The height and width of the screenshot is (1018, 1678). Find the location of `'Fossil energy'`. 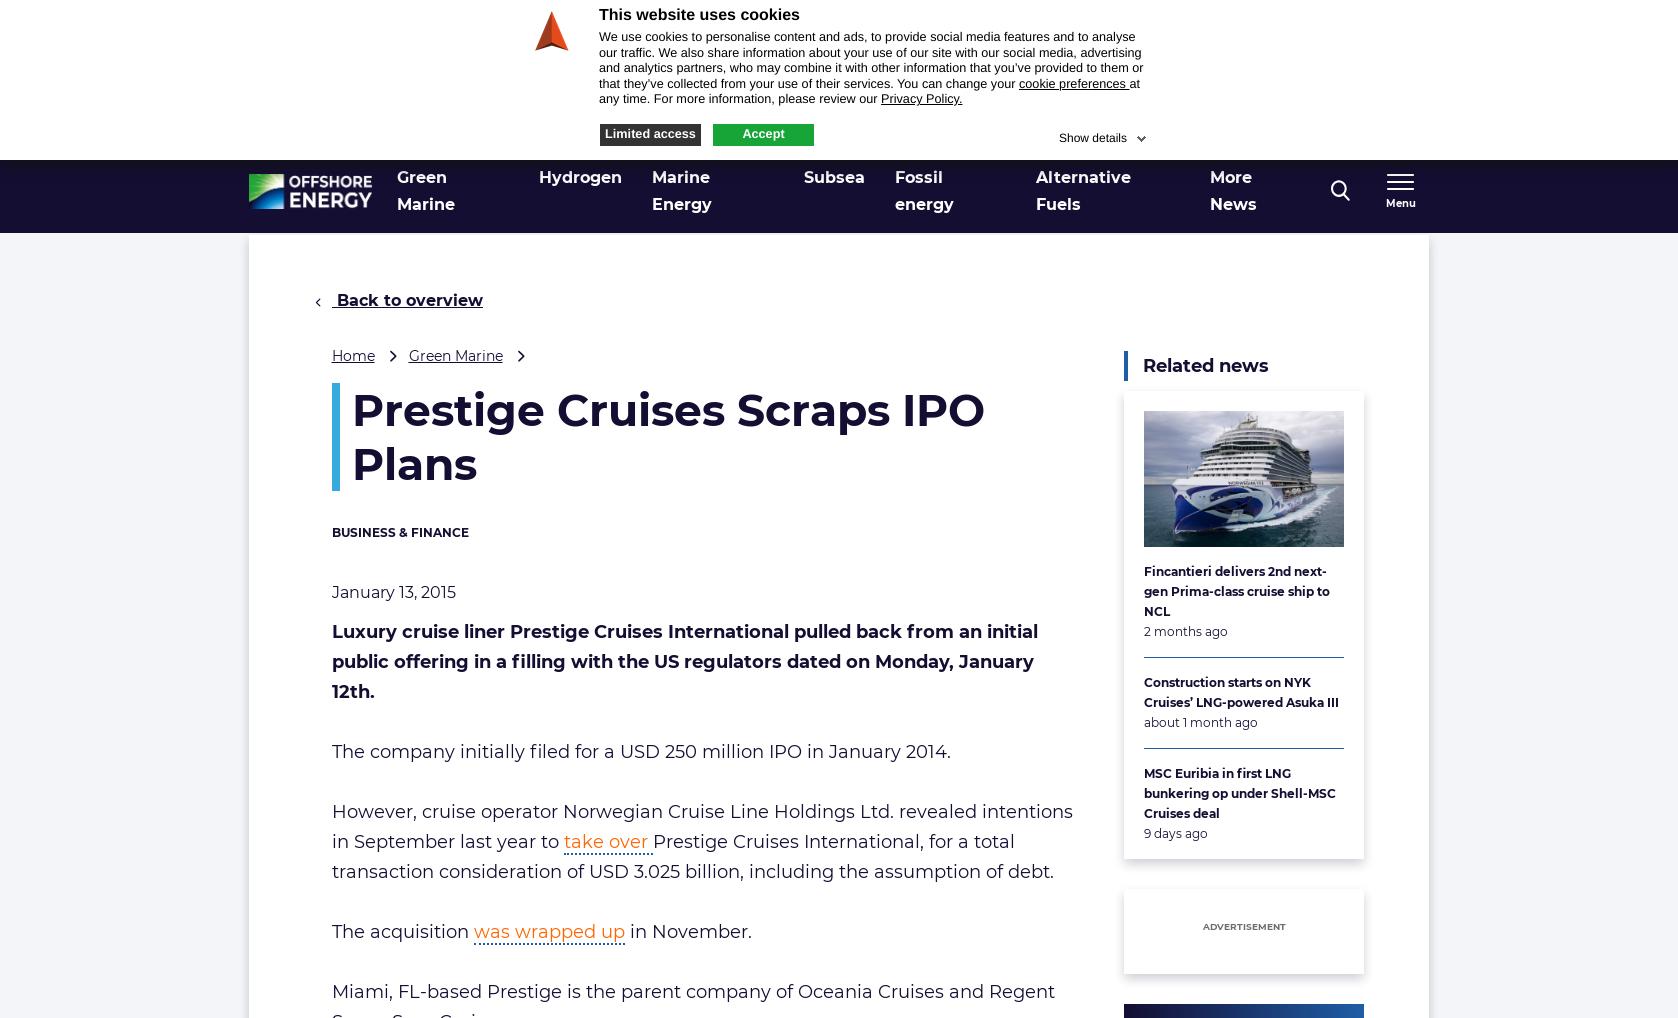

'Fossil energy' is located at coordinates (923, 190).